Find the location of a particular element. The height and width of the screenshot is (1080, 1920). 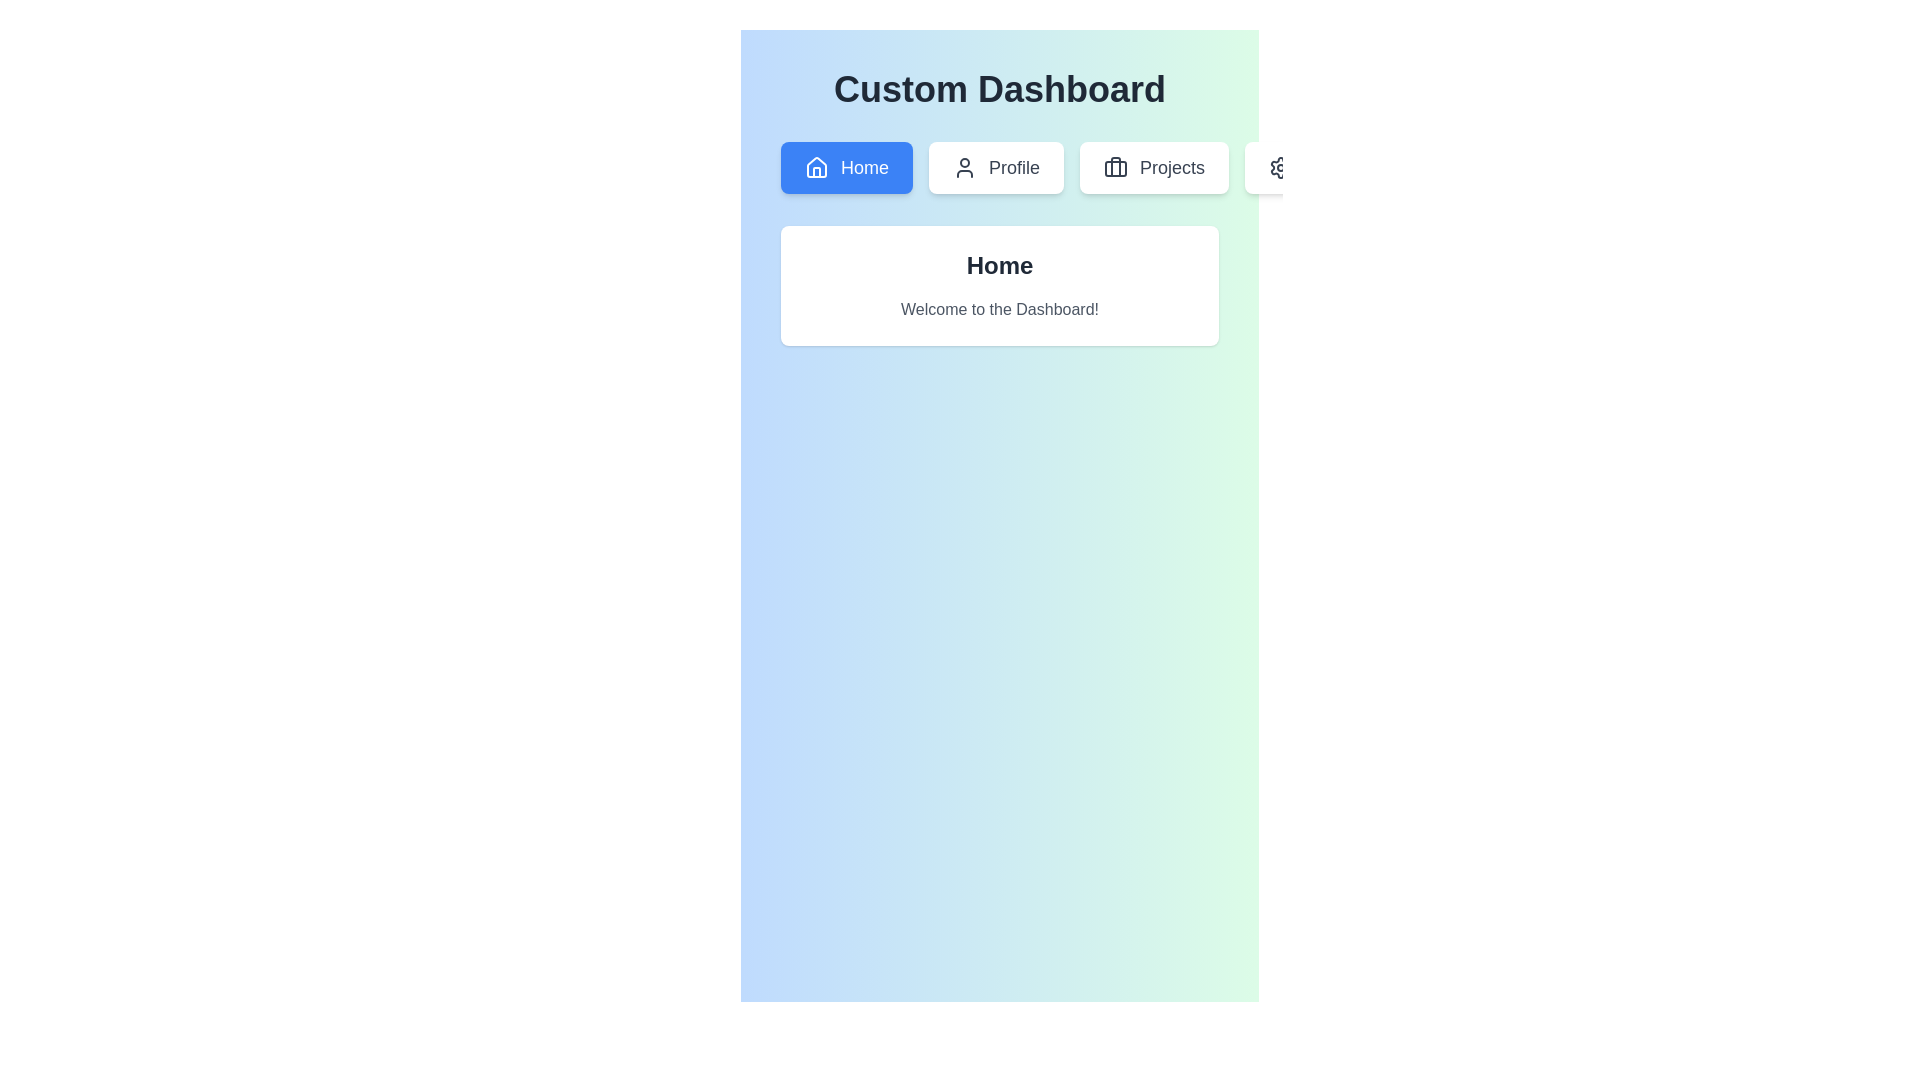

the navigation button for accessing the settings section of the application, which is located on the top navigation bar as the fourth item from the left after the 'Projects' button is located at coordinates (1319, 167).